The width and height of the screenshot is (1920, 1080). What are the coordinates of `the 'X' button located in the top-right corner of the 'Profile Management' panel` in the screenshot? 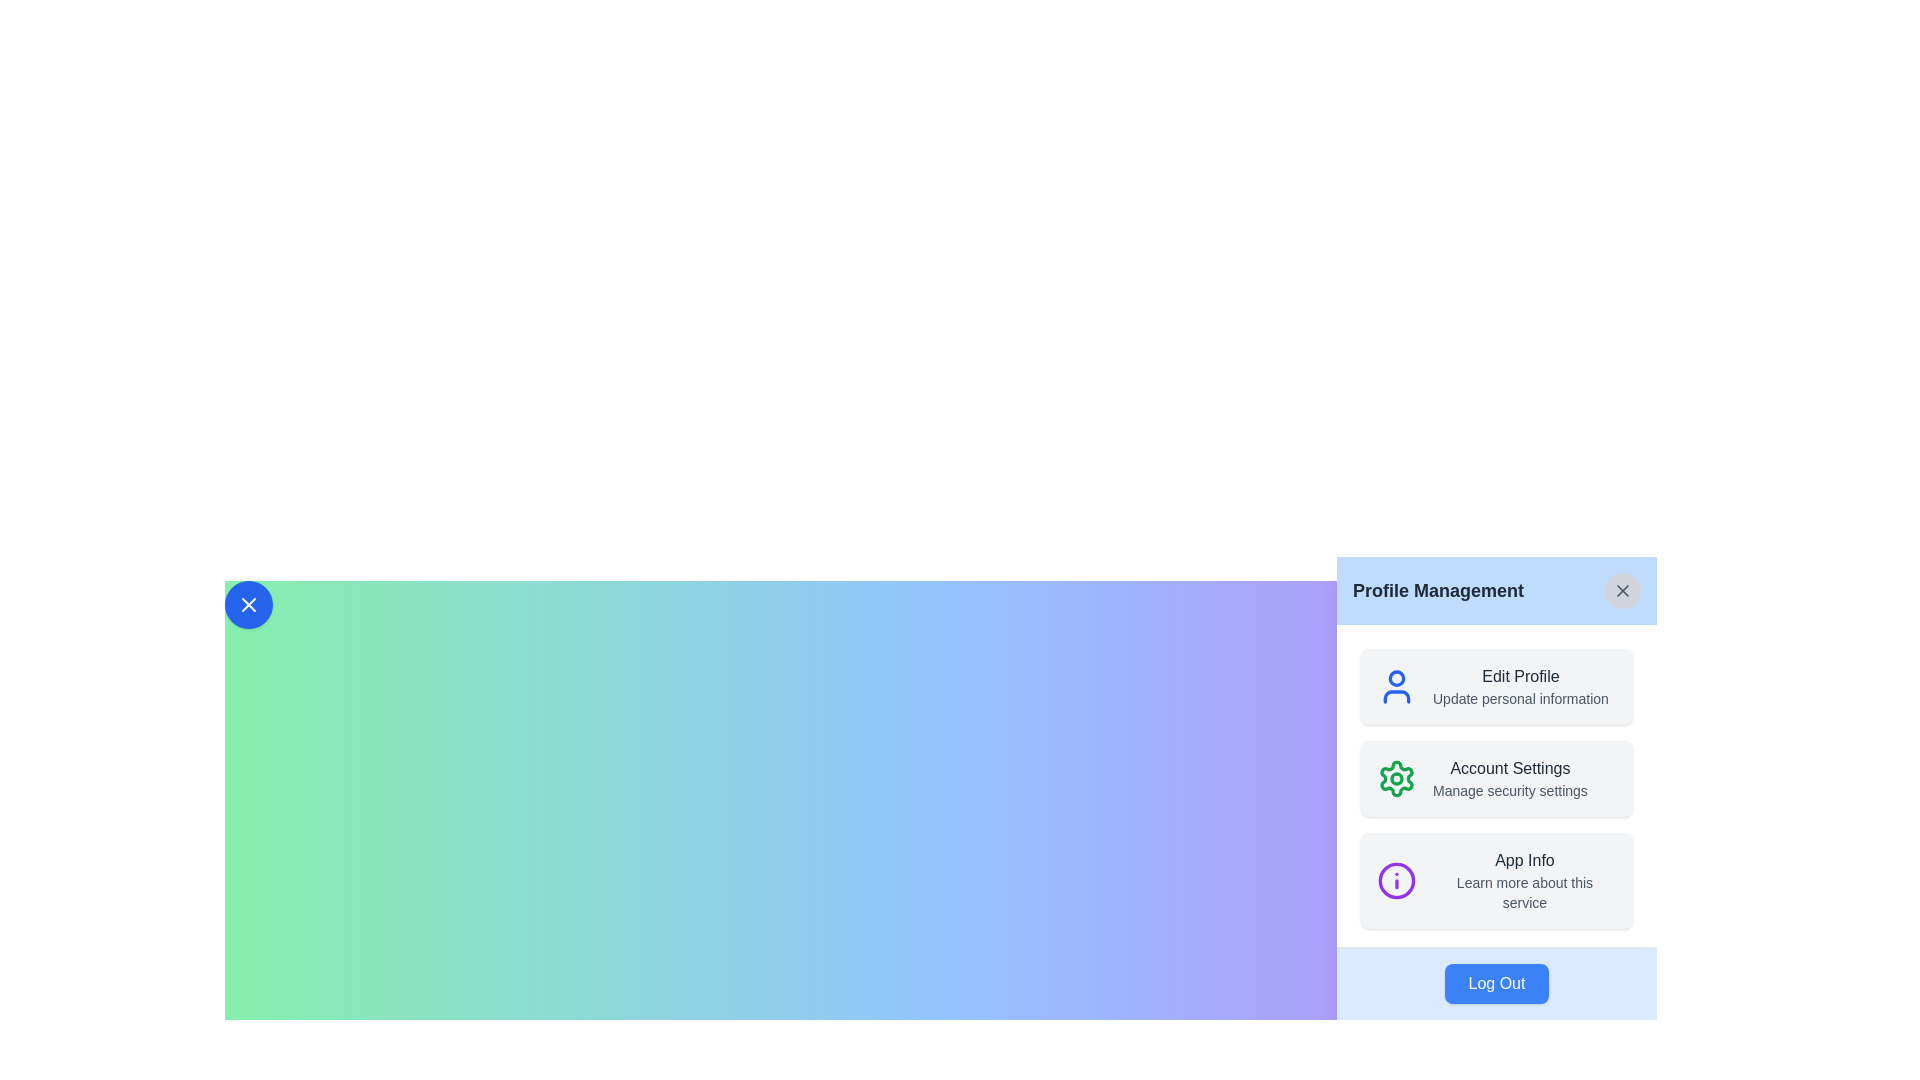 It's located at (1622, 589).